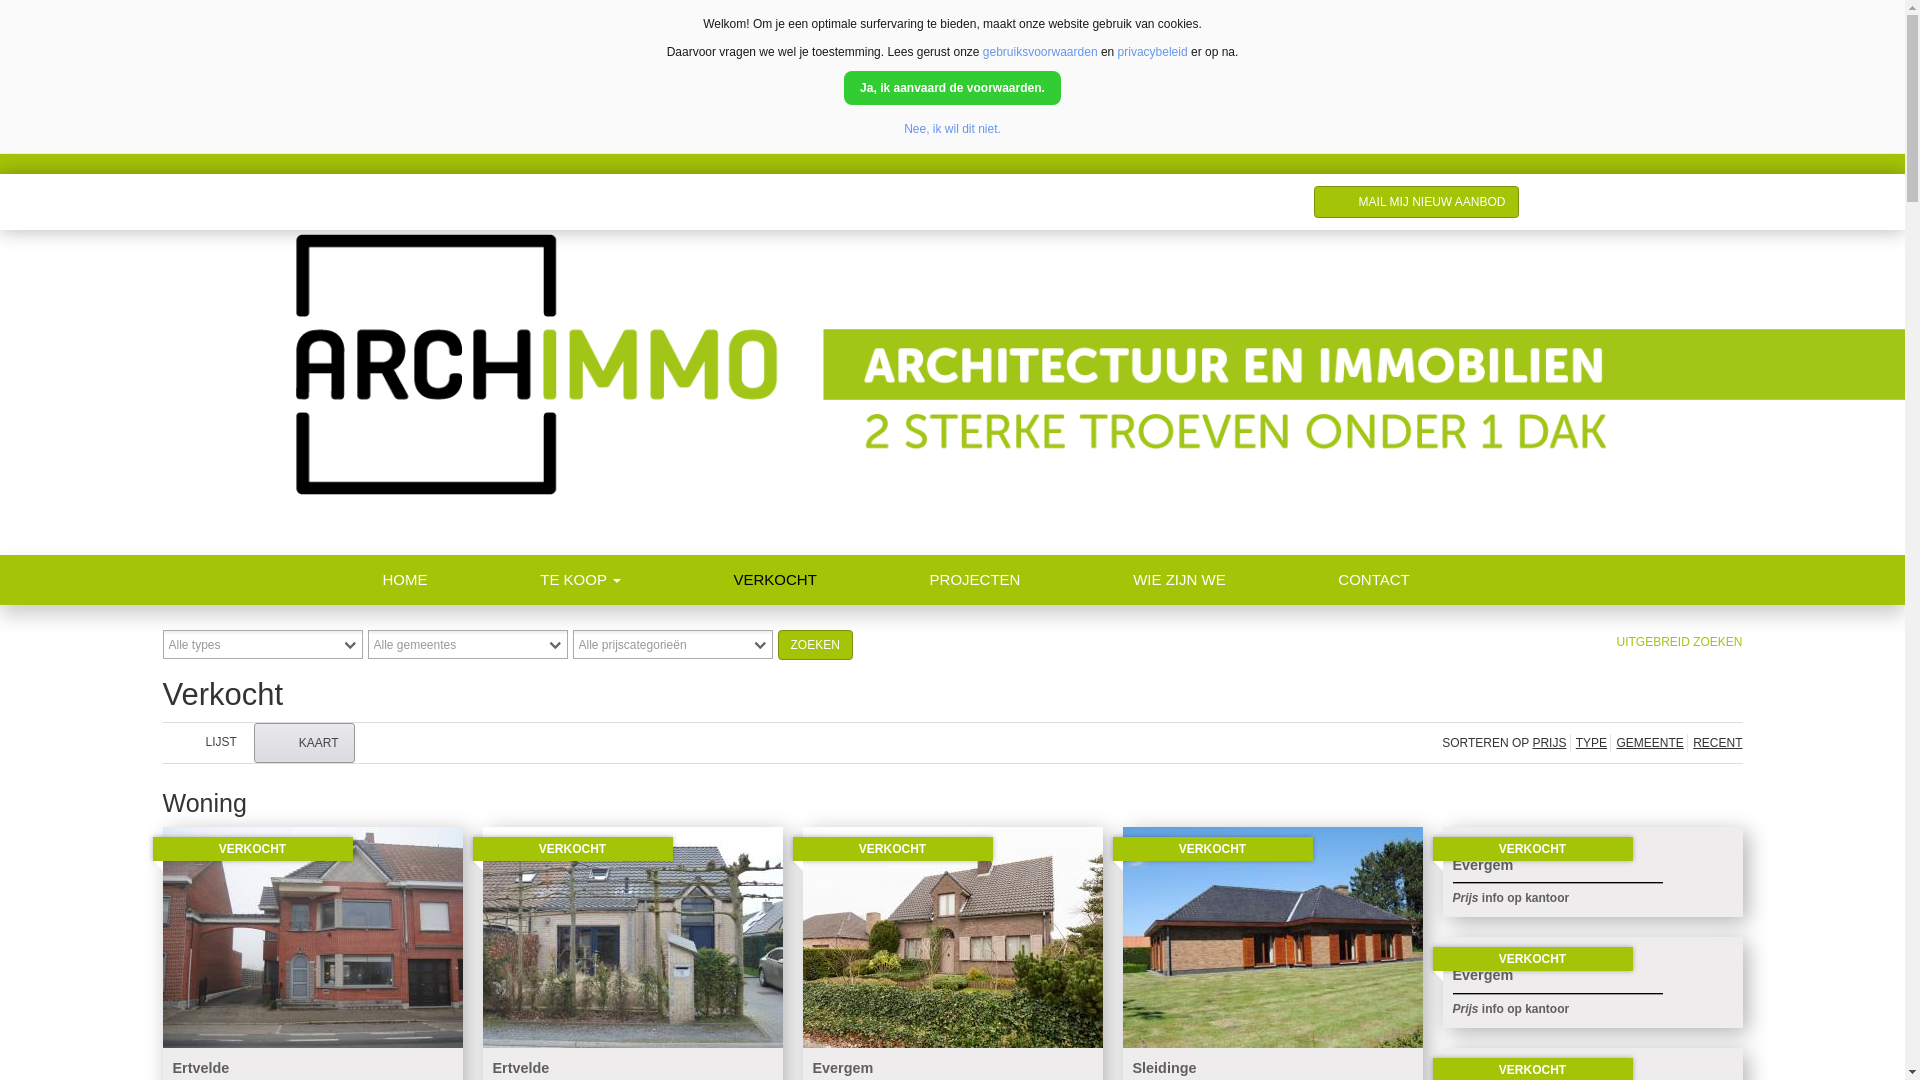 The image size is (1920, 1080). I want to click on 'Zoeken', so click(815, 644).